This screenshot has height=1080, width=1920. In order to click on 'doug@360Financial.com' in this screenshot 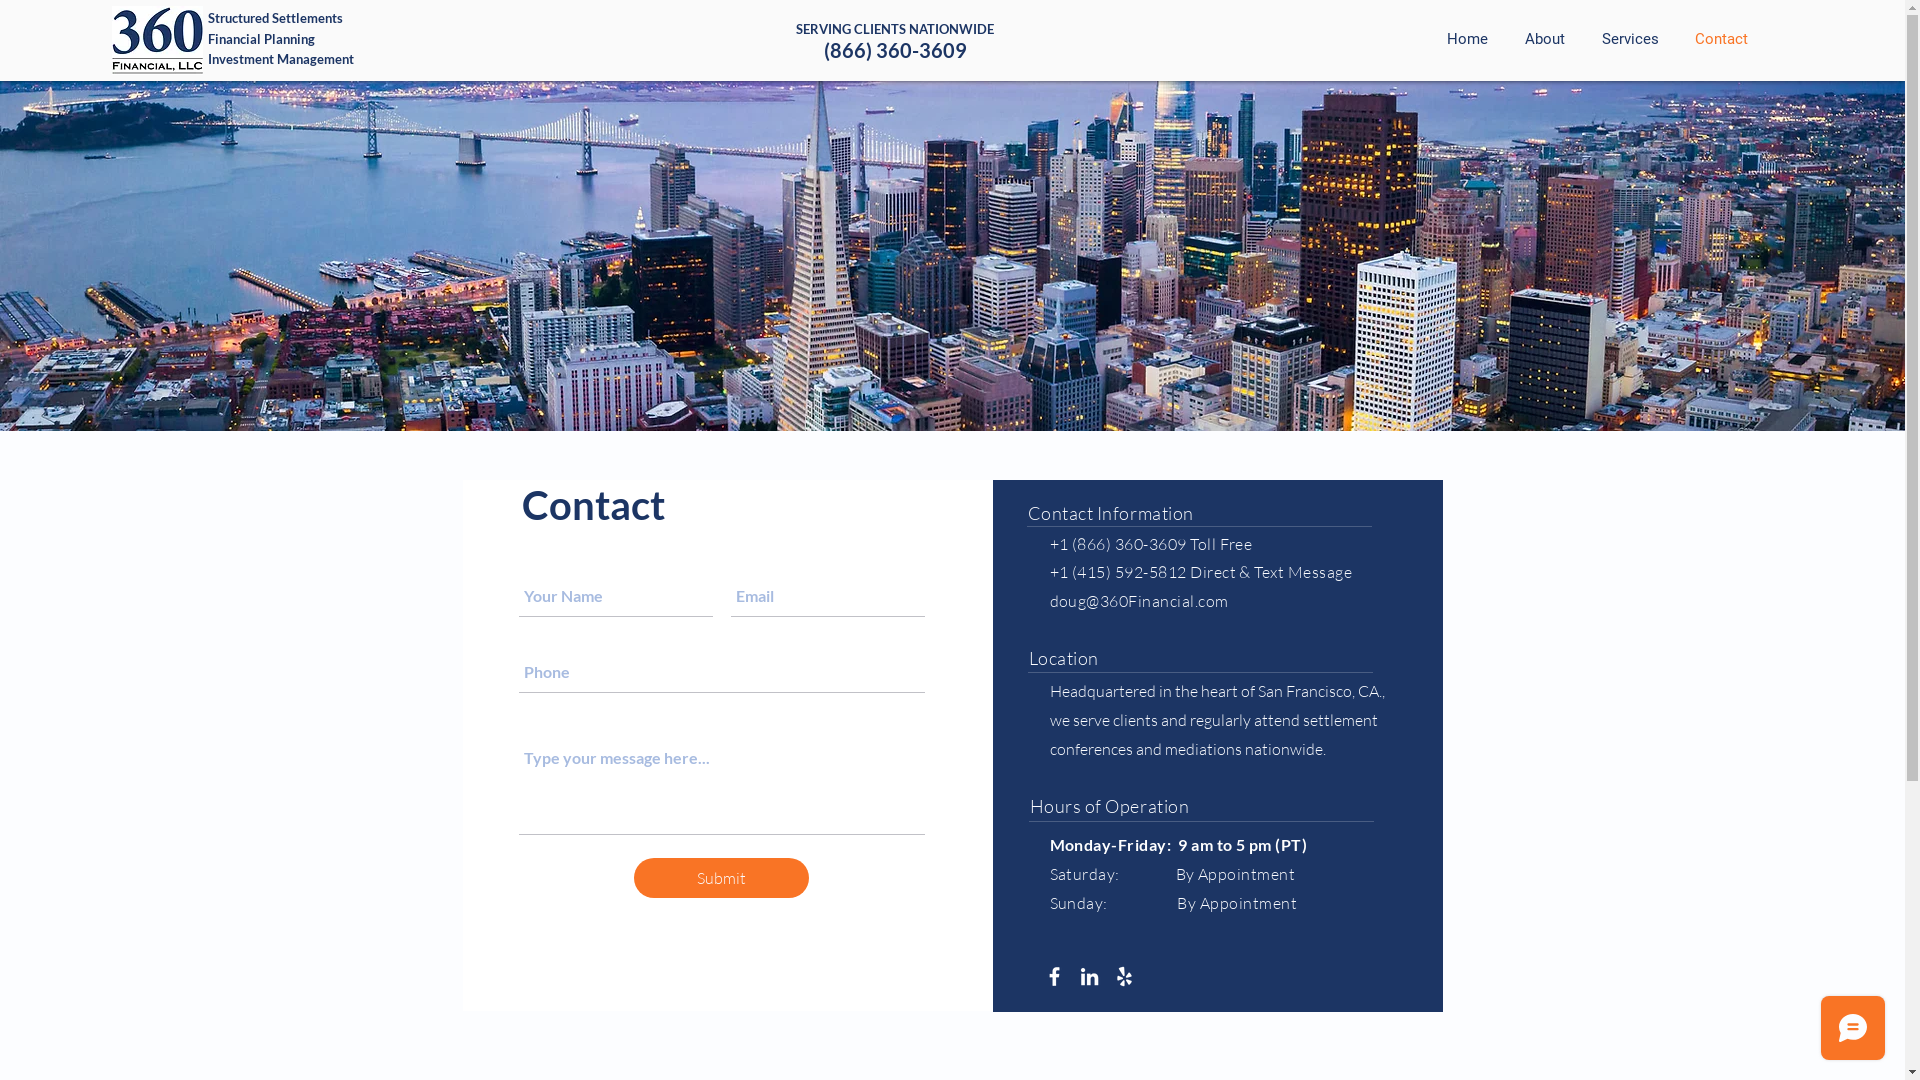, I will do `click(1139, 600)`.